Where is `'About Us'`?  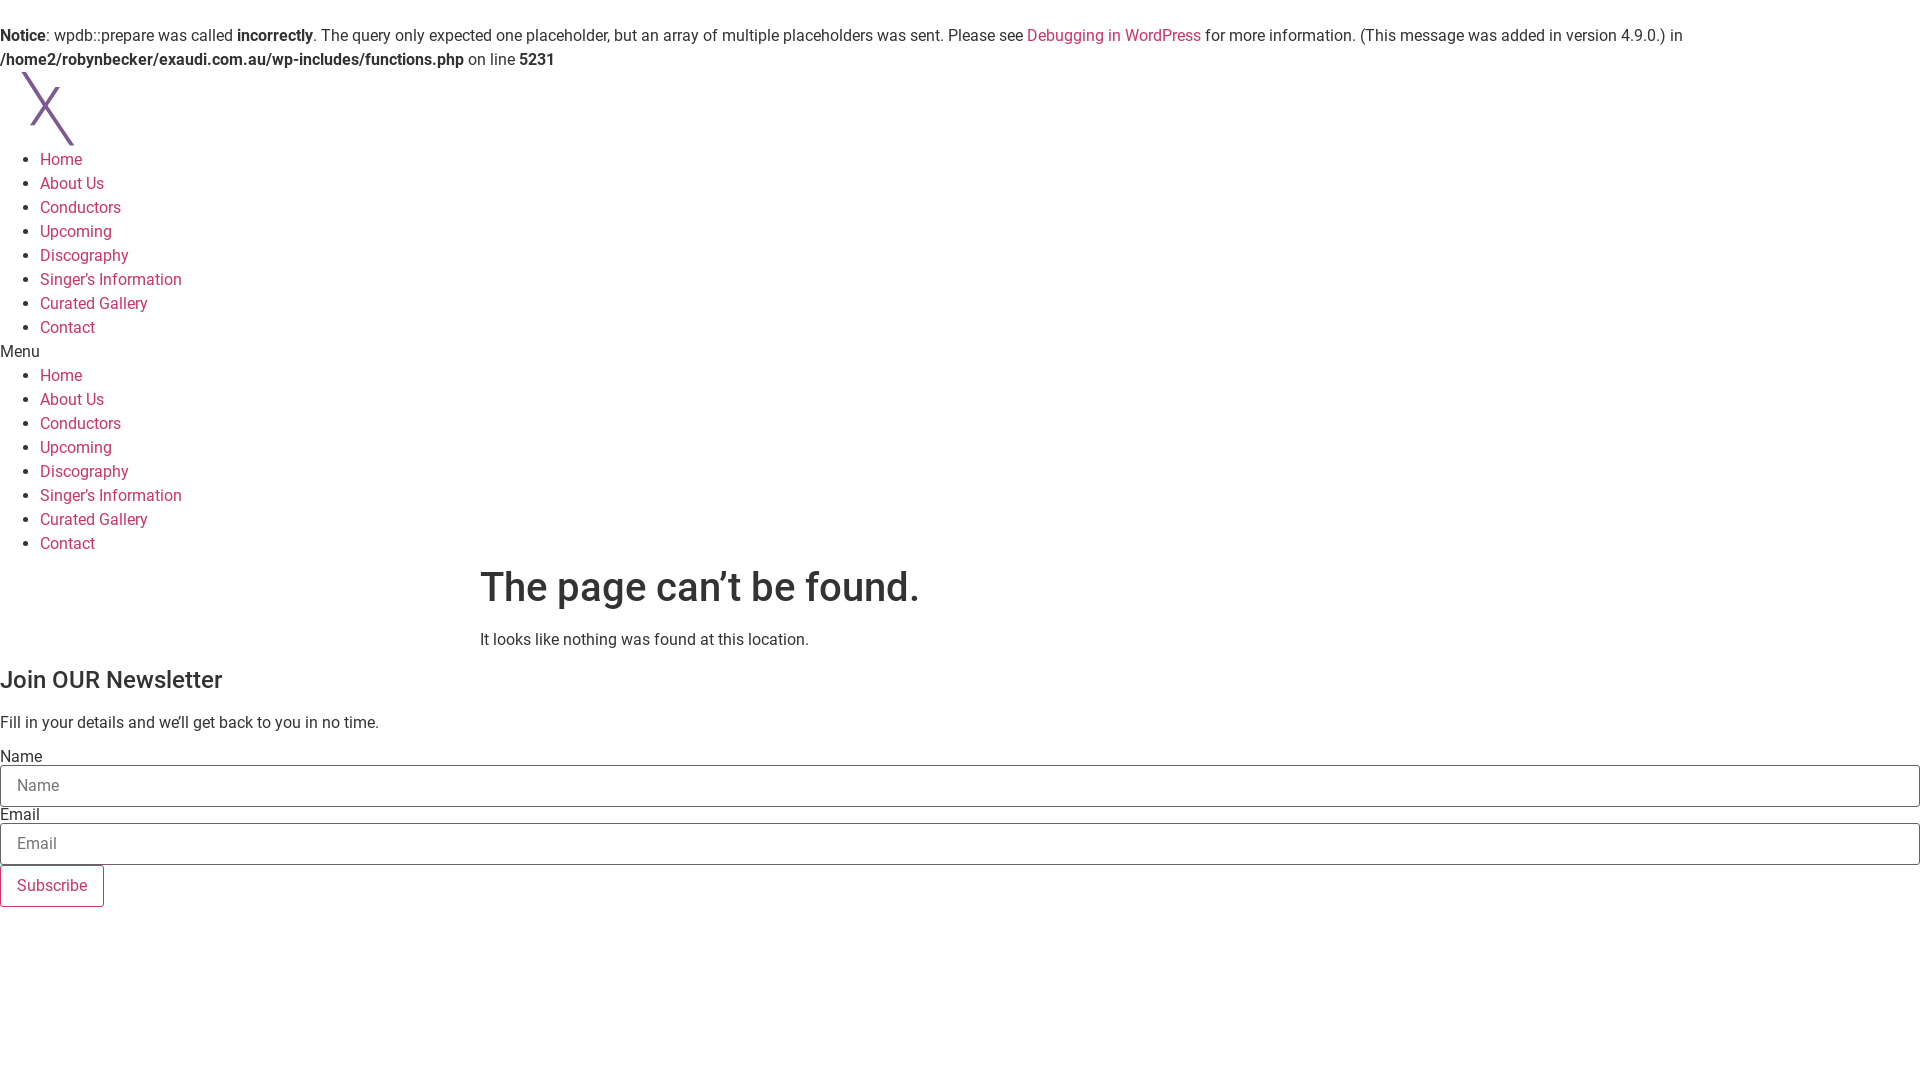
'About Us' is located at coordinates (39, 183).